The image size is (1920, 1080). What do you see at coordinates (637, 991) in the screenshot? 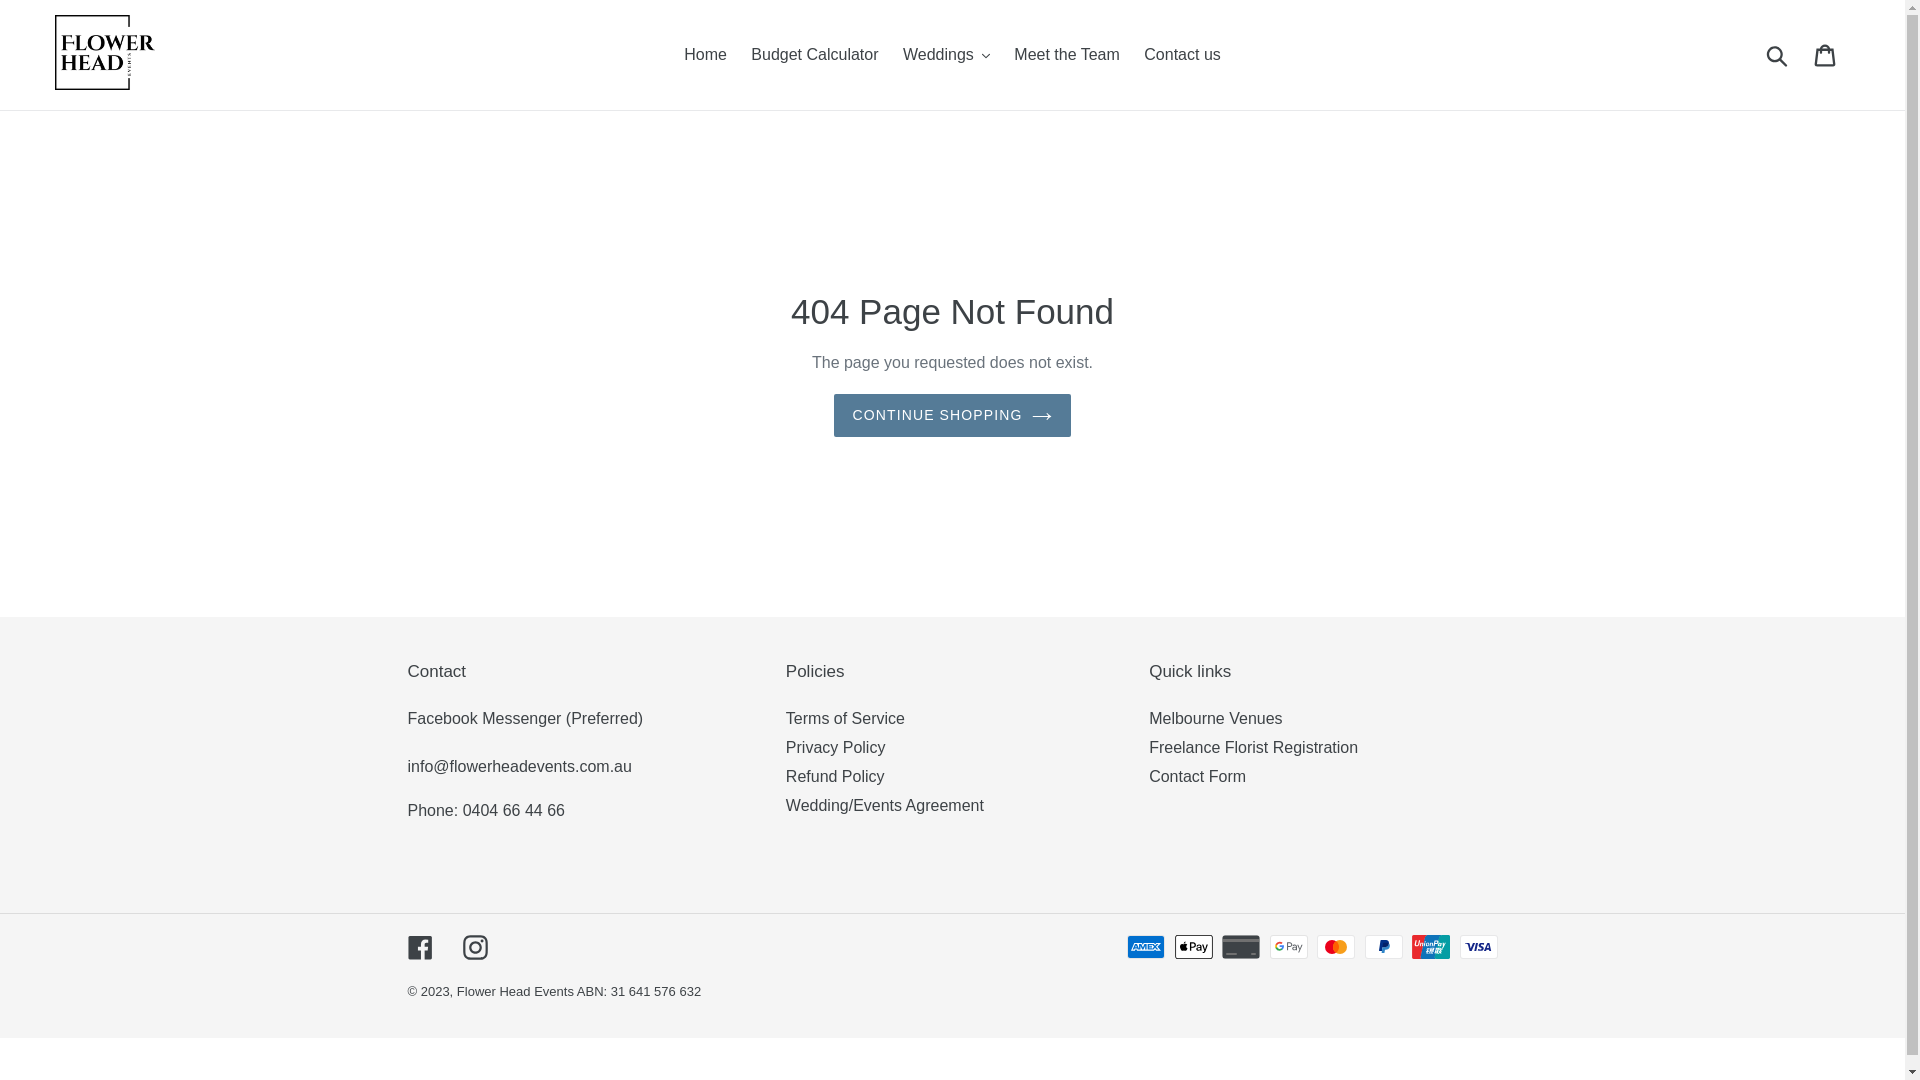
I see `'ABN: 31 641 576 632'` at bounding box center [637, 991].